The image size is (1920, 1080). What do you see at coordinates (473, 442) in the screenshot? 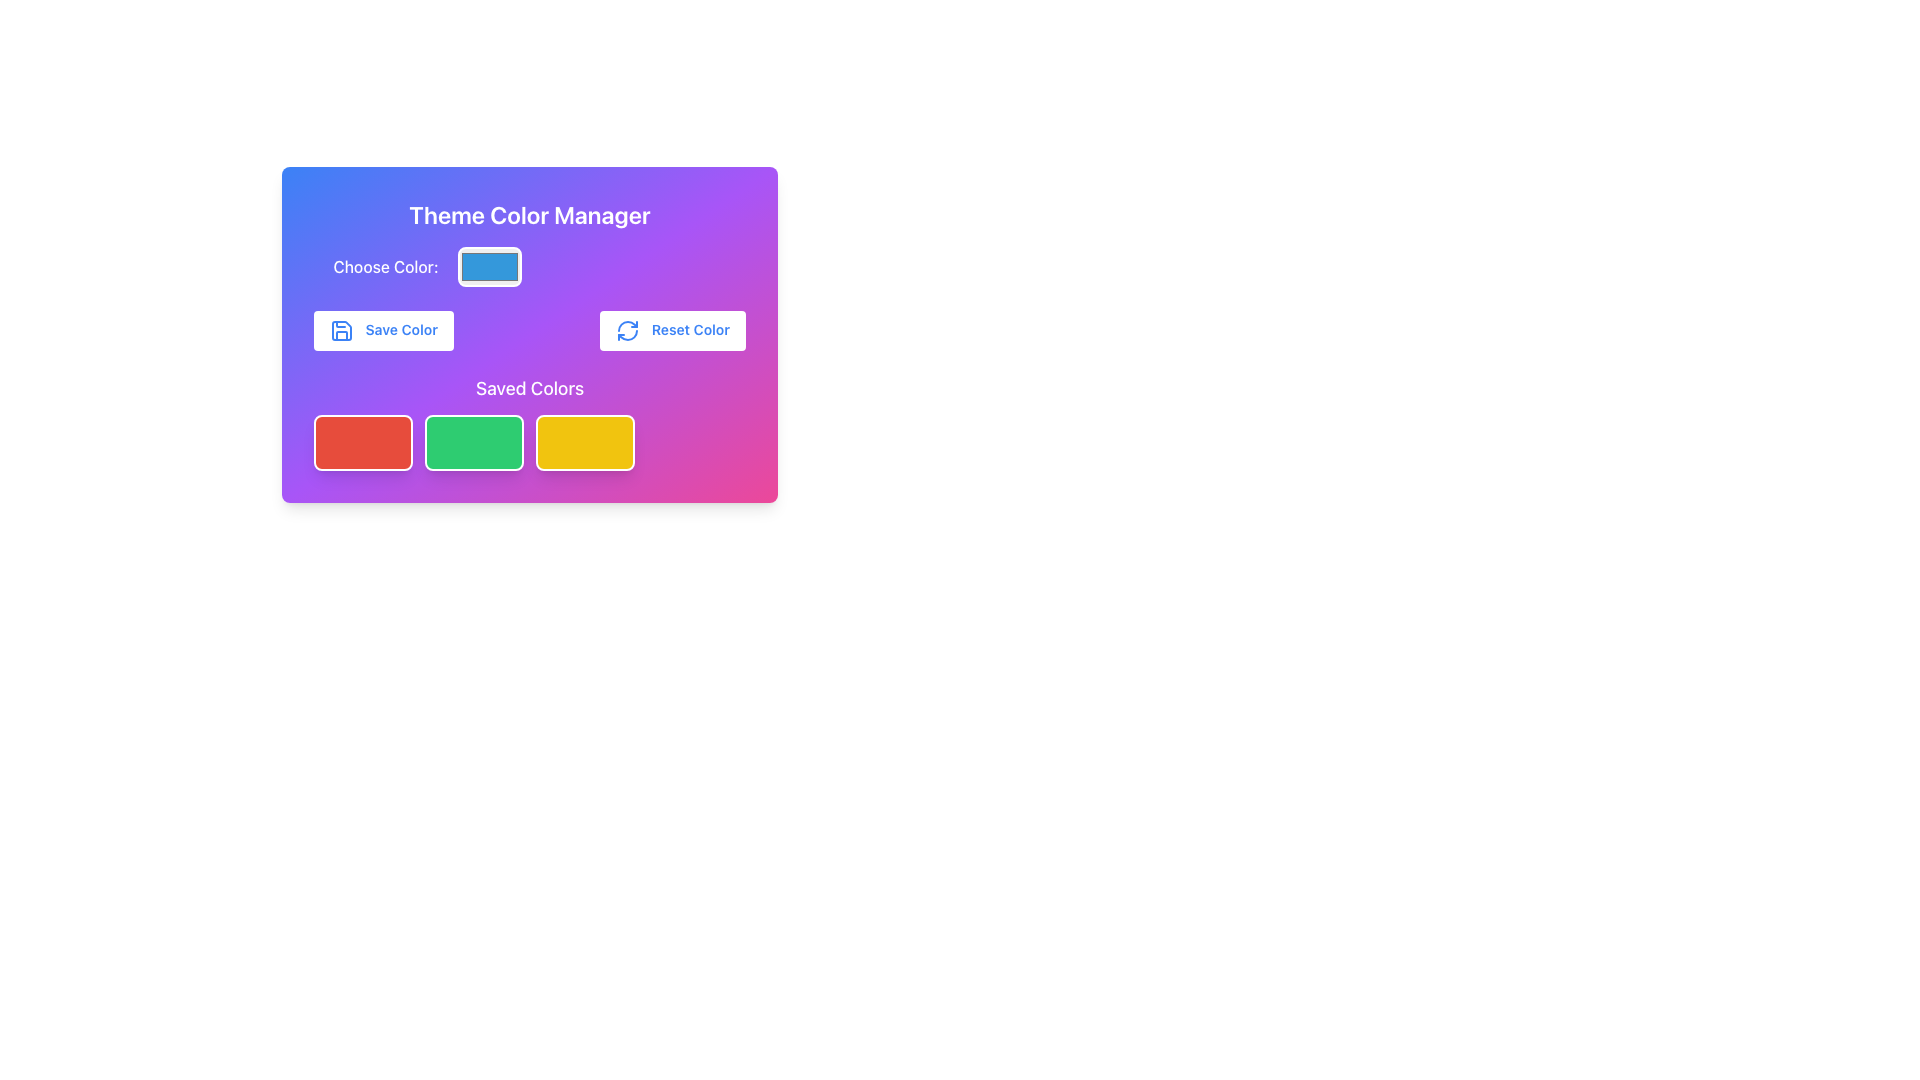
I see `the vibrant green color box with rounded corners, which is the second box in a horizontal sequence of color boxes within the 'Saved Colors' section` at bounding box center [473, 442].